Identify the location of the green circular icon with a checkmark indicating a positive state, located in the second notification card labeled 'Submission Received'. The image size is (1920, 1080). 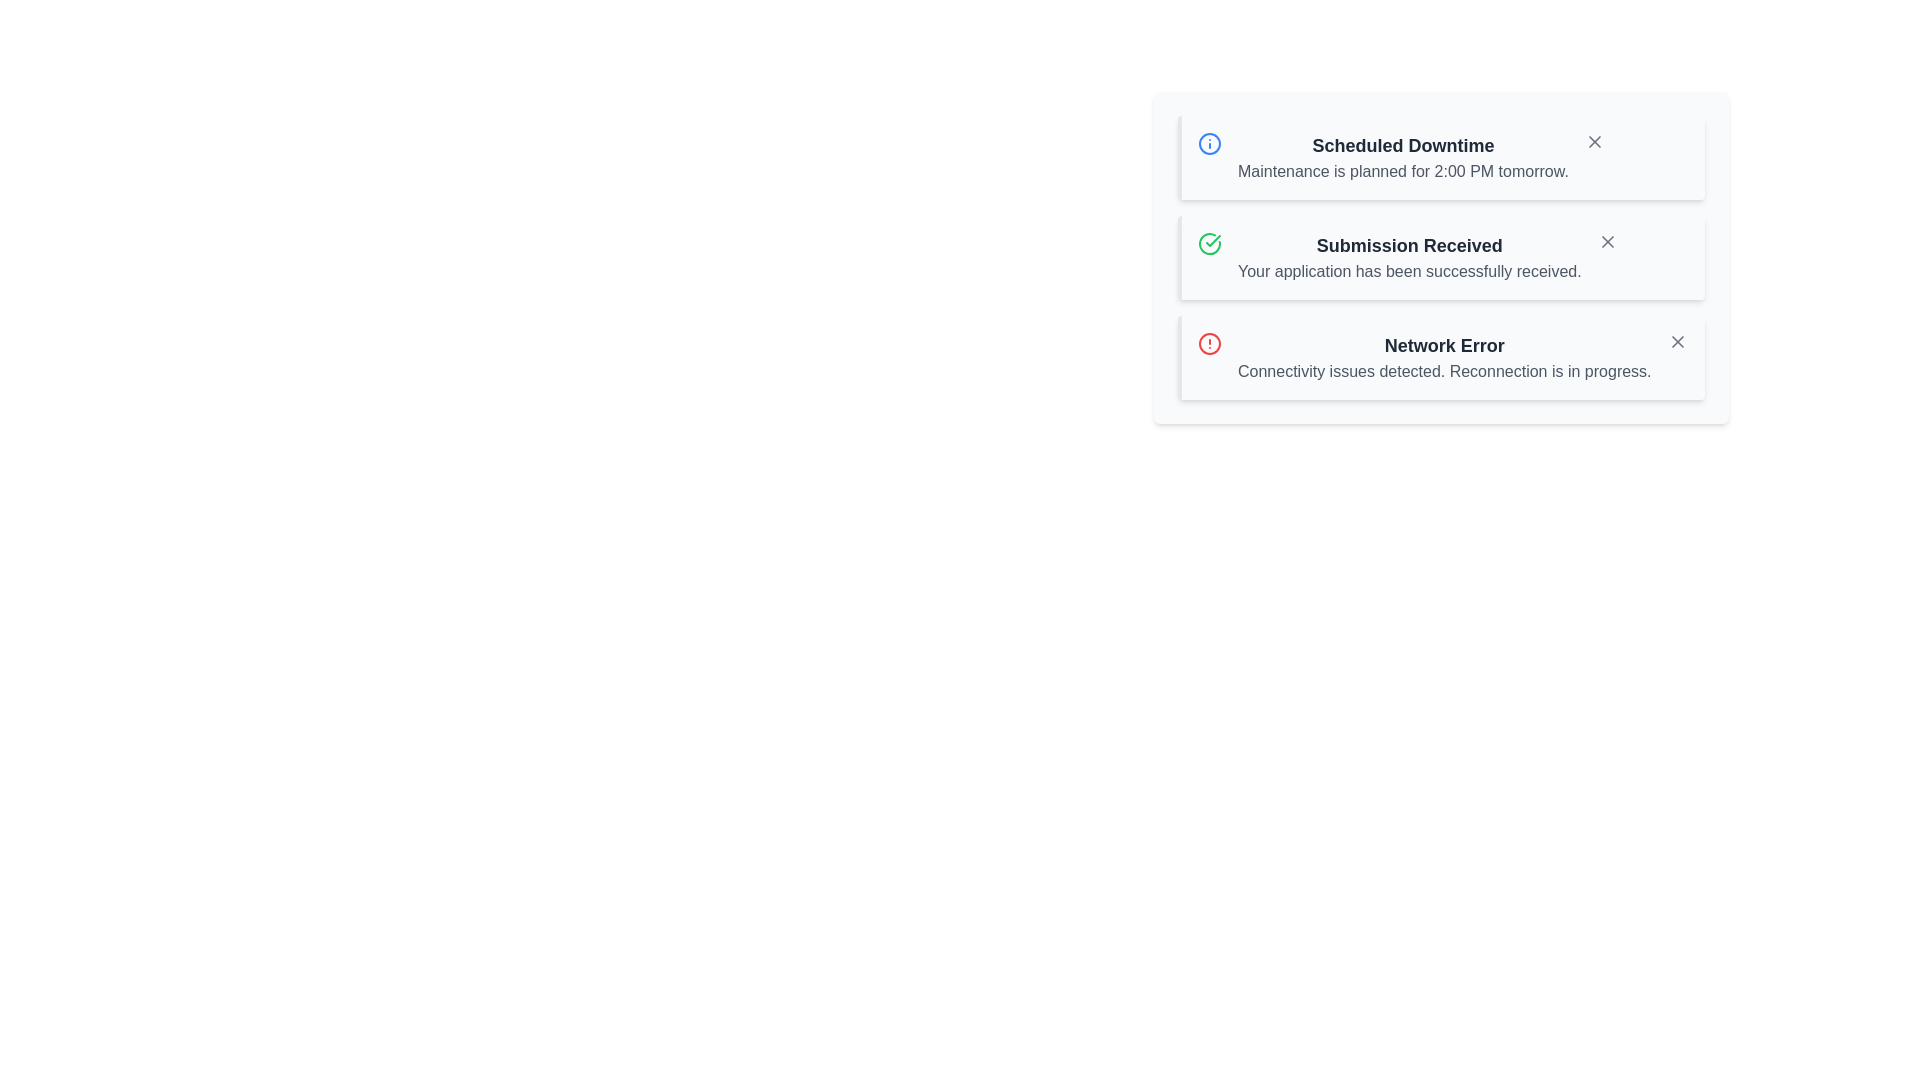
(1208, 242).